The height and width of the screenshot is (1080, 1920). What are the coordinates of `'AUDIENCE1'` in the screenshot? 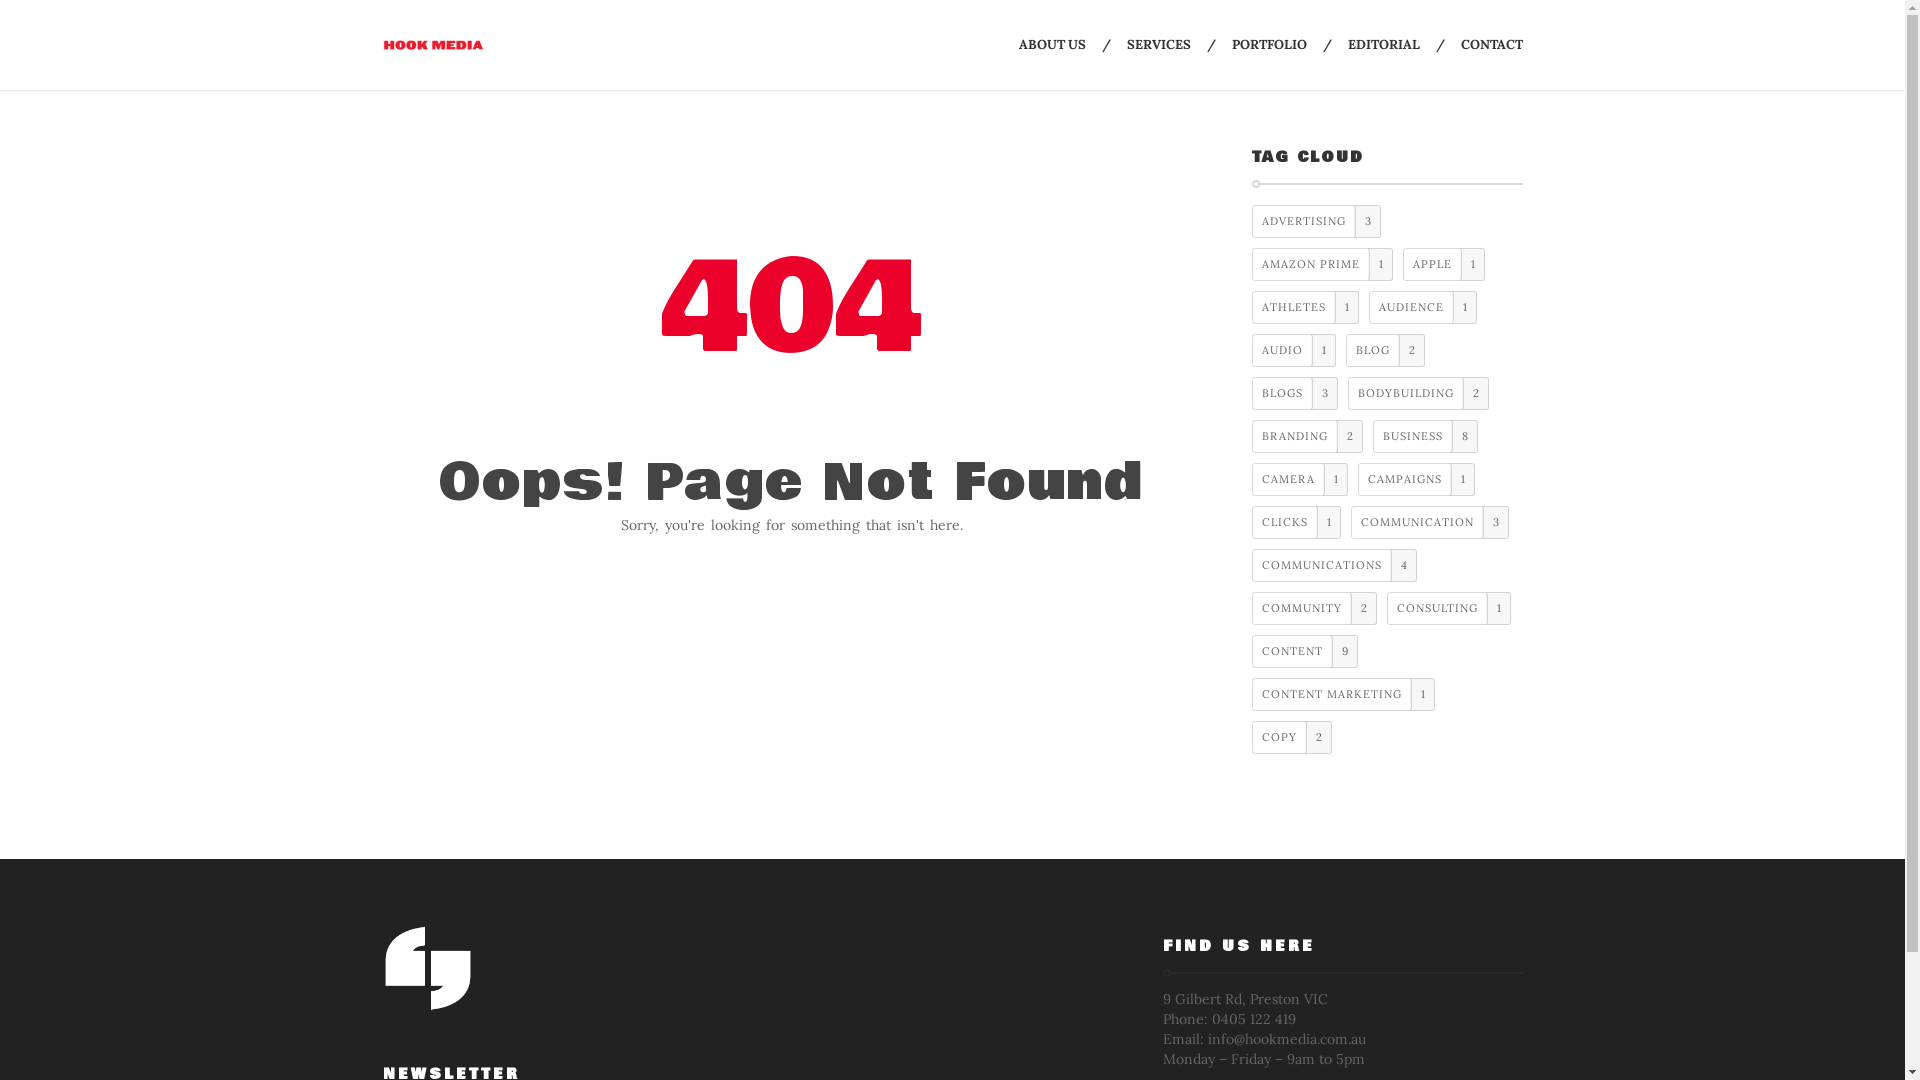 It's located at (1367, 307).